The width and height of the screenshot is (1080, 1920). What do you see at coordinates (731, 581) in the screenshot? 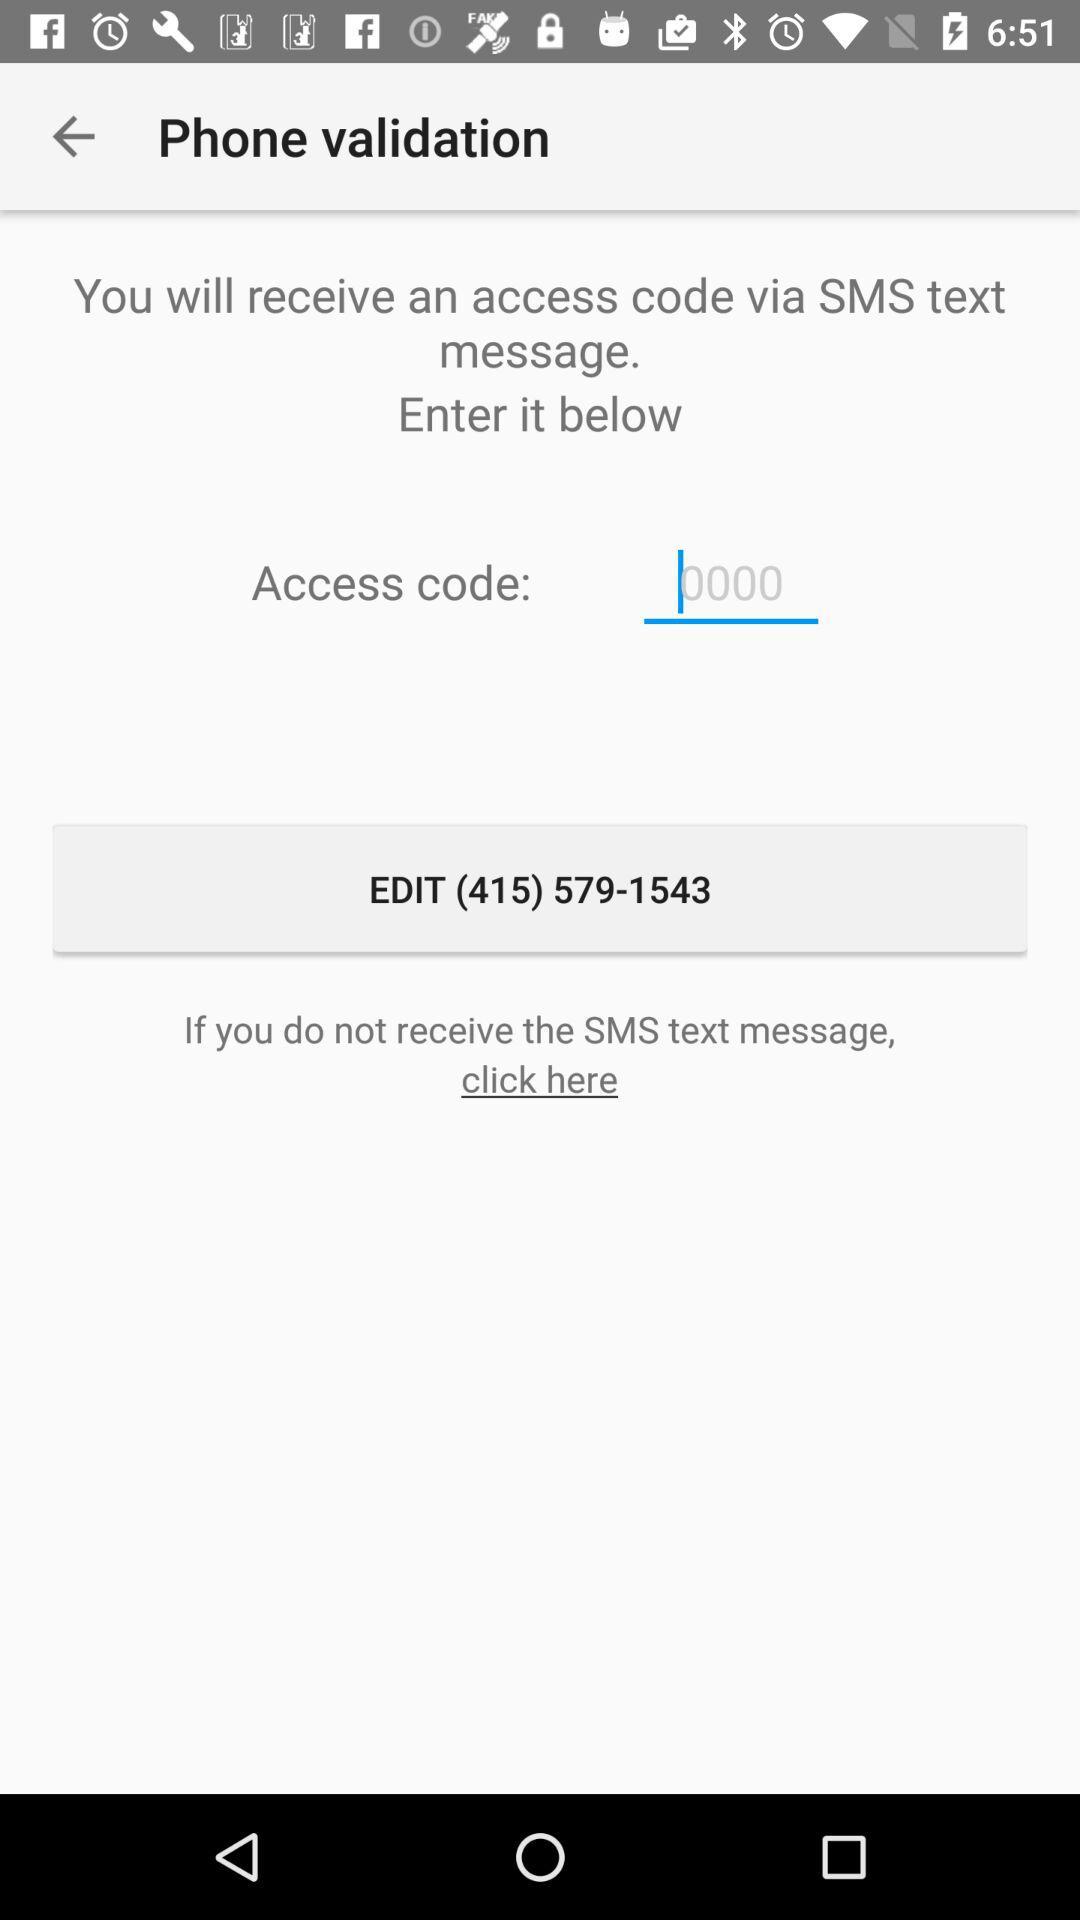
I see `access code` at bounding box center [731, 581].